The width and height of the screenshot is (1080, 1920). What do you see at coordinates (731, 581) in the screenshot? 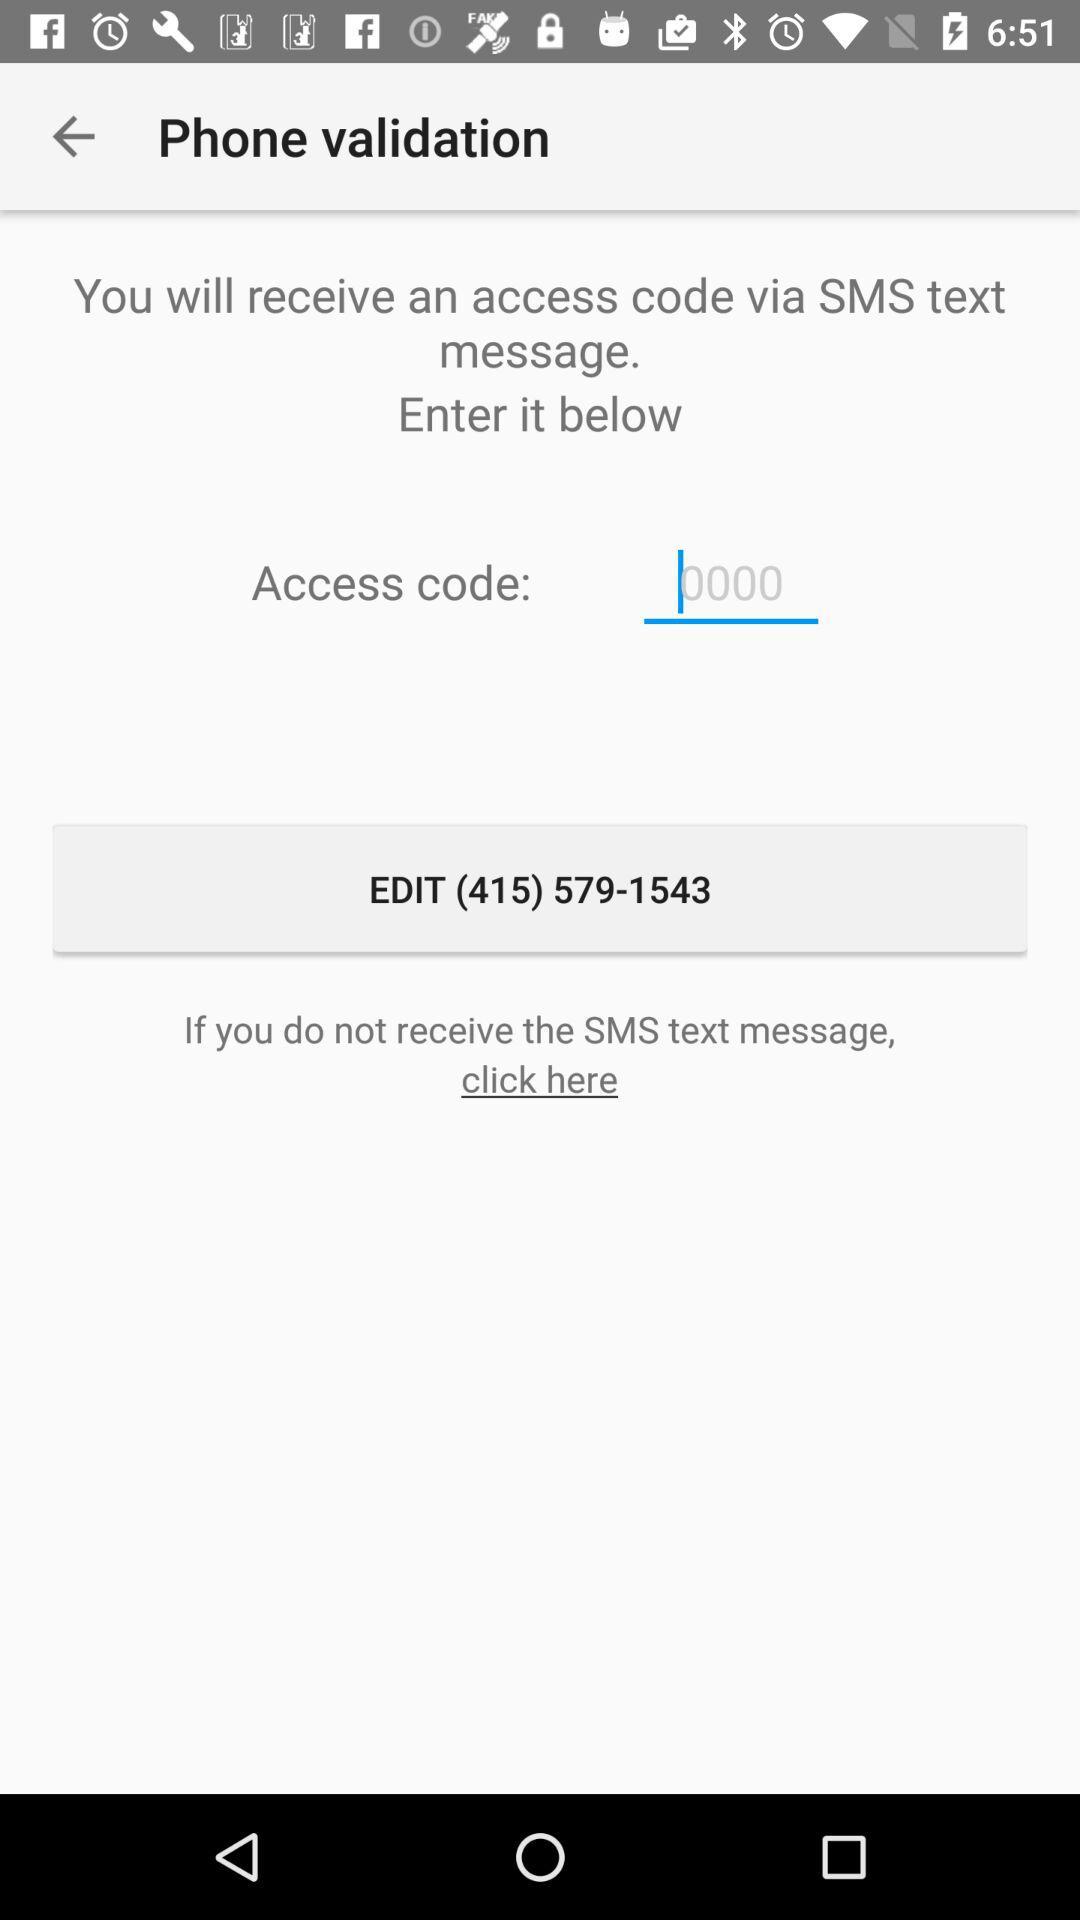
I see `access code` at bounding box center [731, 581].